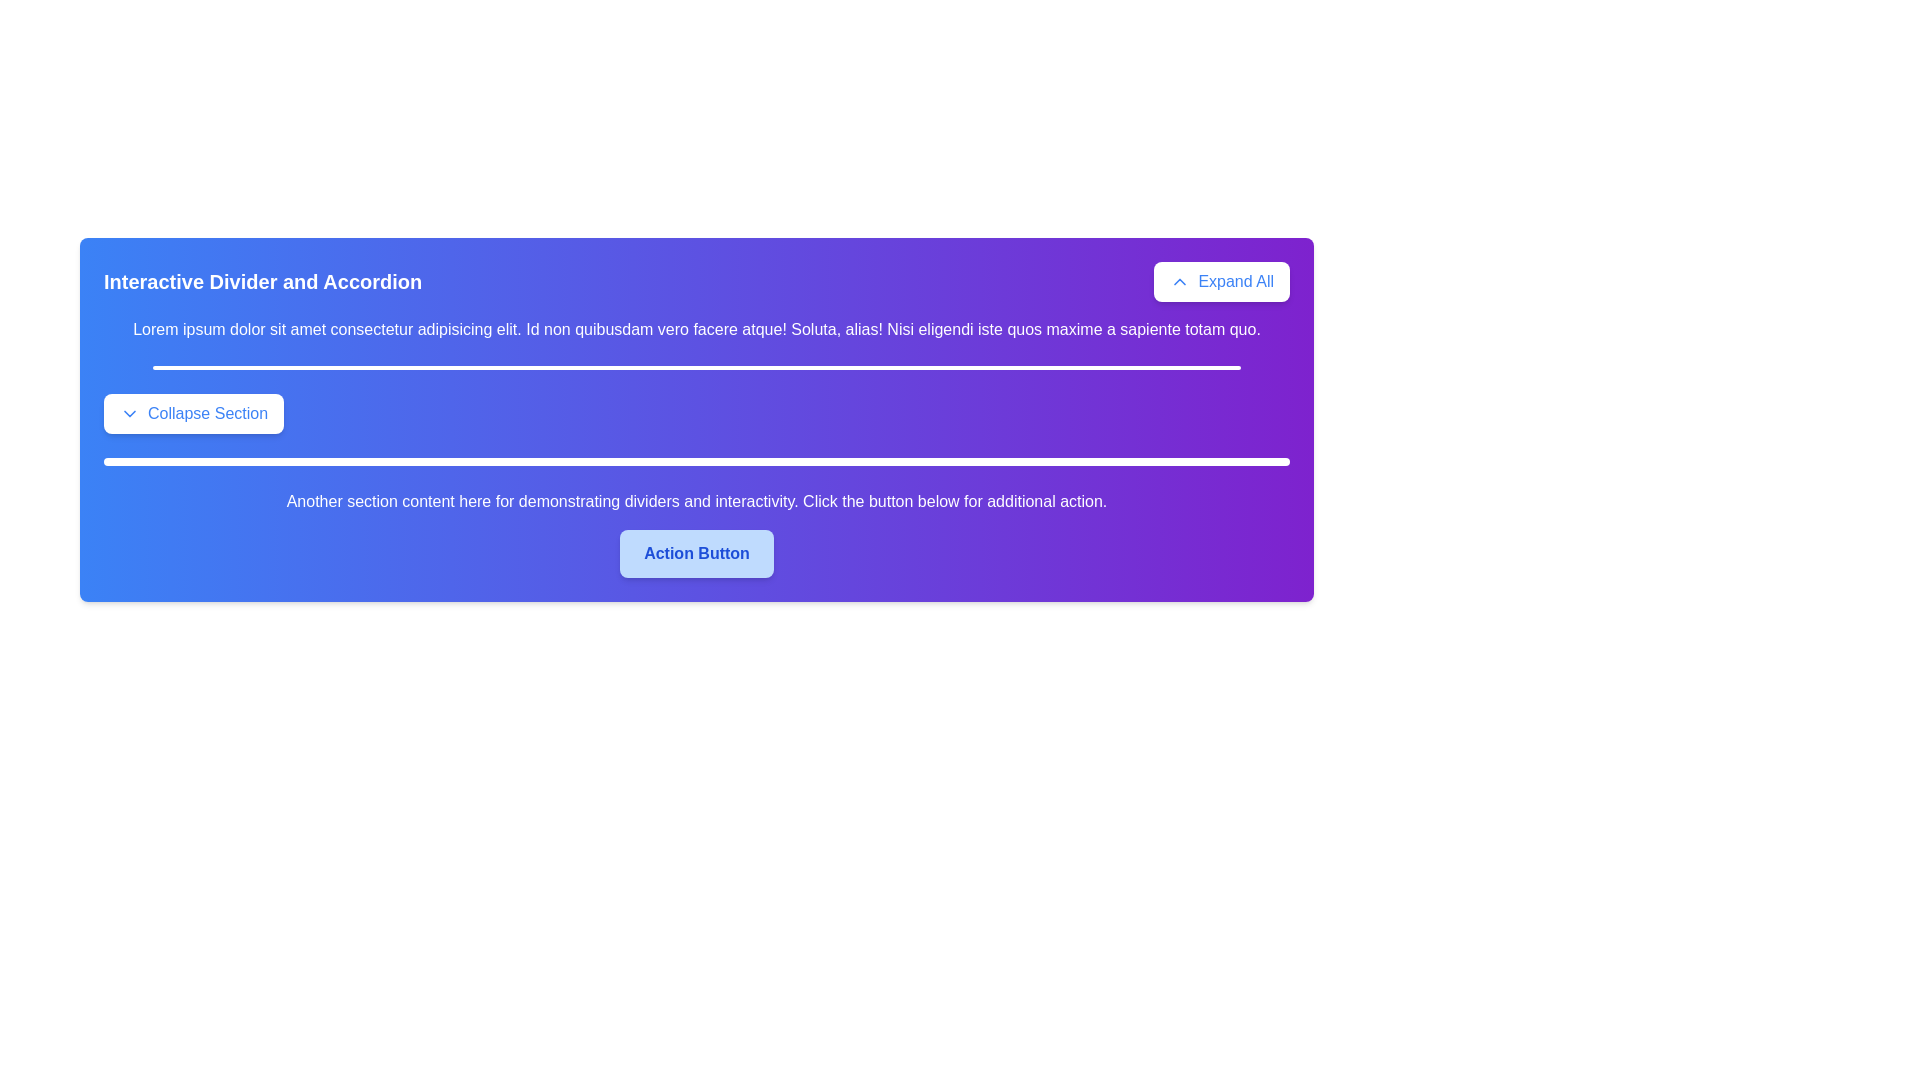 This screenshot has width=1920, height=1080. What do you see at coordinates (696, 367) in the screenshot?
I see `the Divider element located between the paragraph text and the 'Collapse Section' button to enhance content separation` at bounding box center [696, 367].